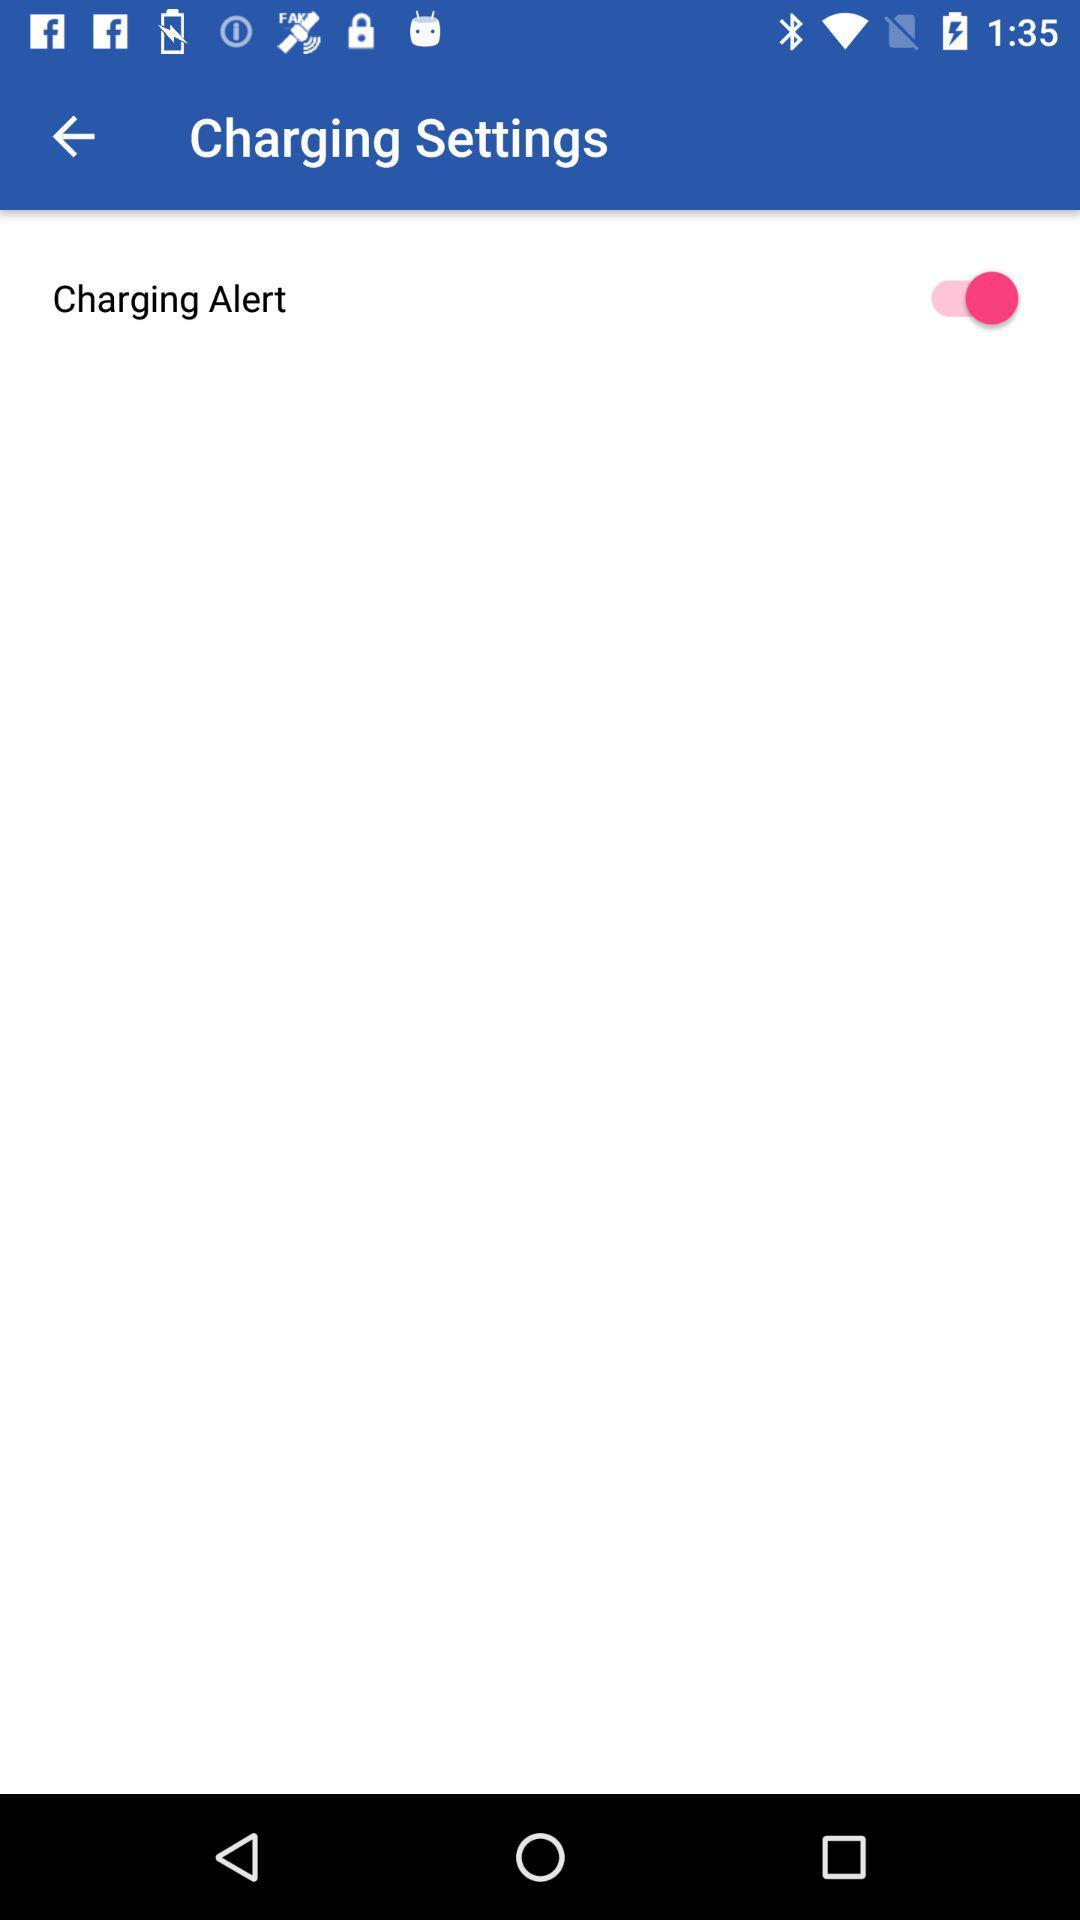 This screenshot has width=1080, height=1920. What do you see at coordinates (72, 135) in the screenshot?
I see `the icon to the left of charging settings` at bounding box center [72, 135].